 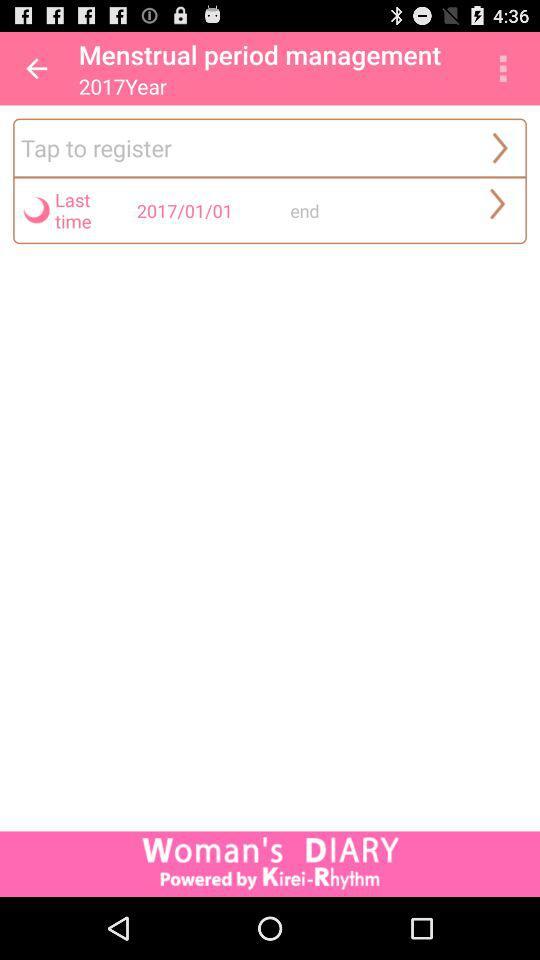 I want to click on the icon next to menstrual period management item, so click(x=502, y=68).